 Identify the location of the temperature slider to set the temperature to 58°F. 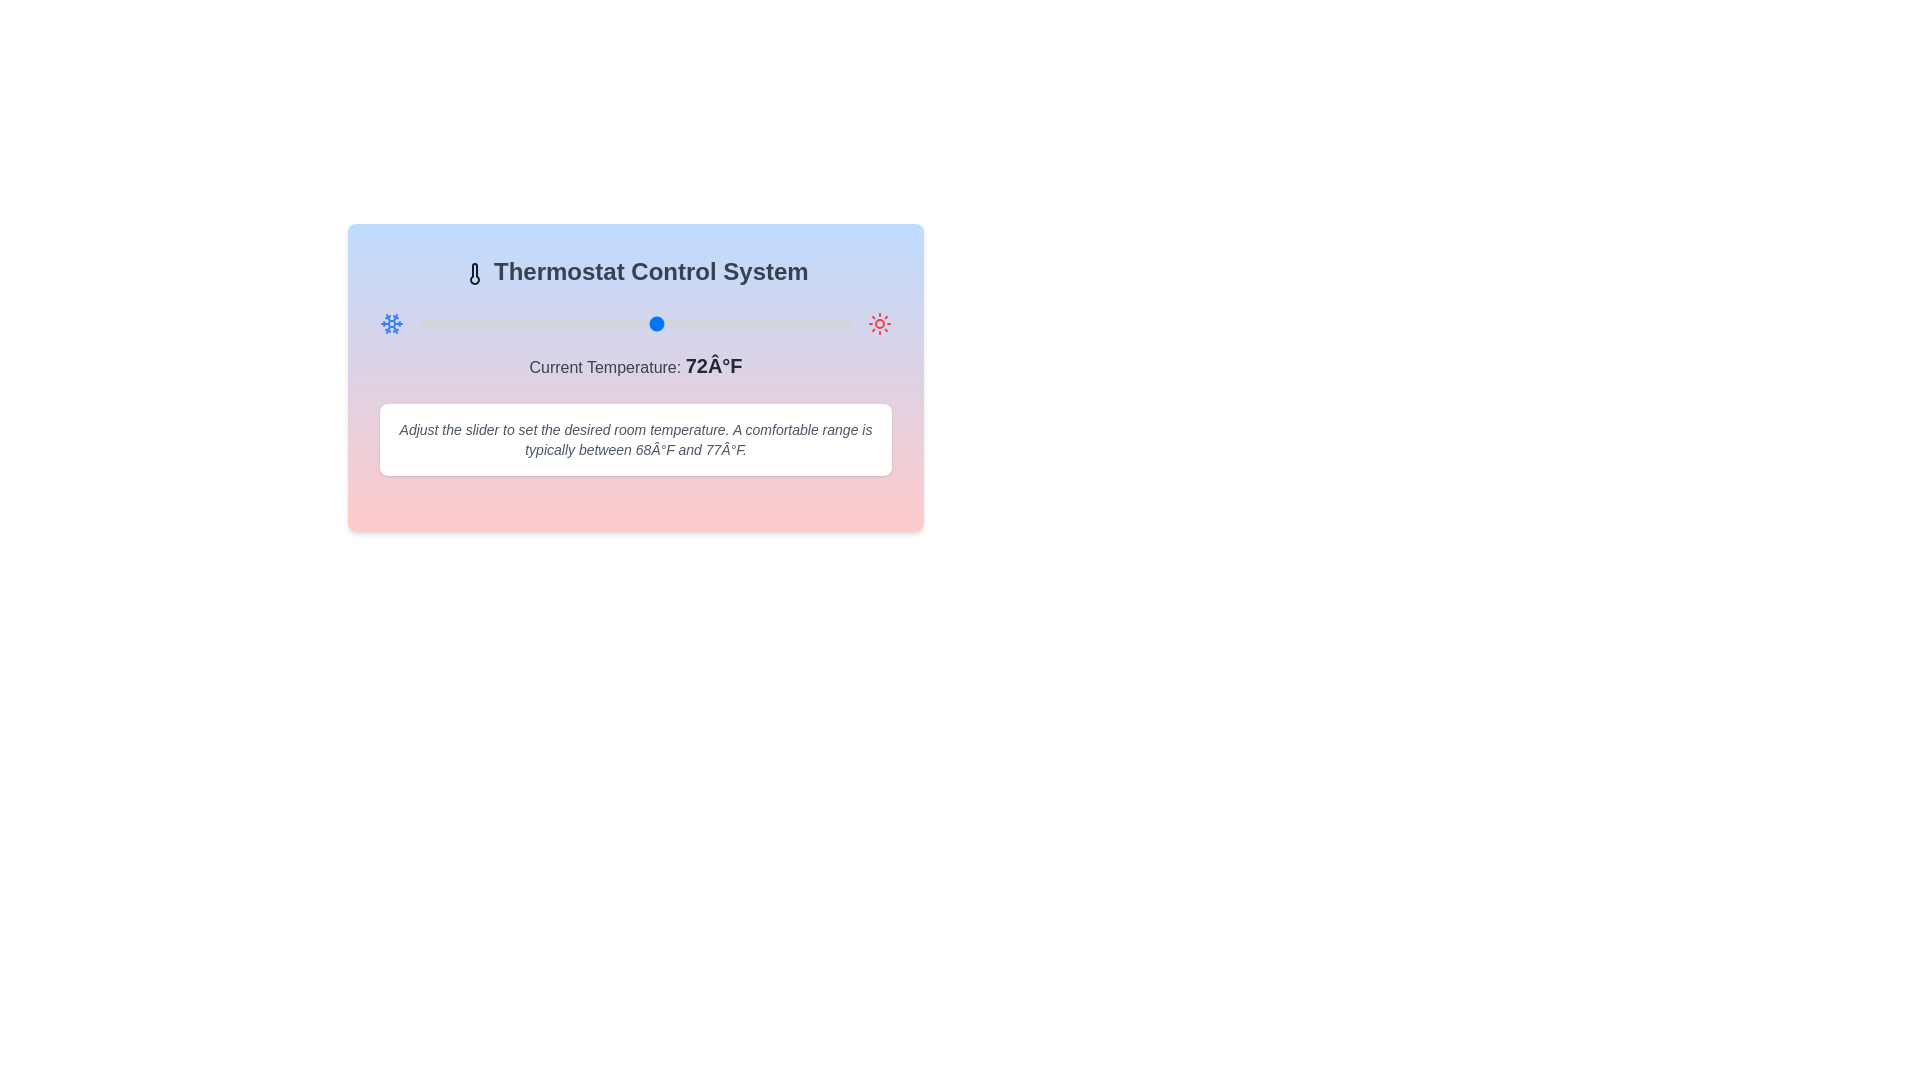
(506, 323).